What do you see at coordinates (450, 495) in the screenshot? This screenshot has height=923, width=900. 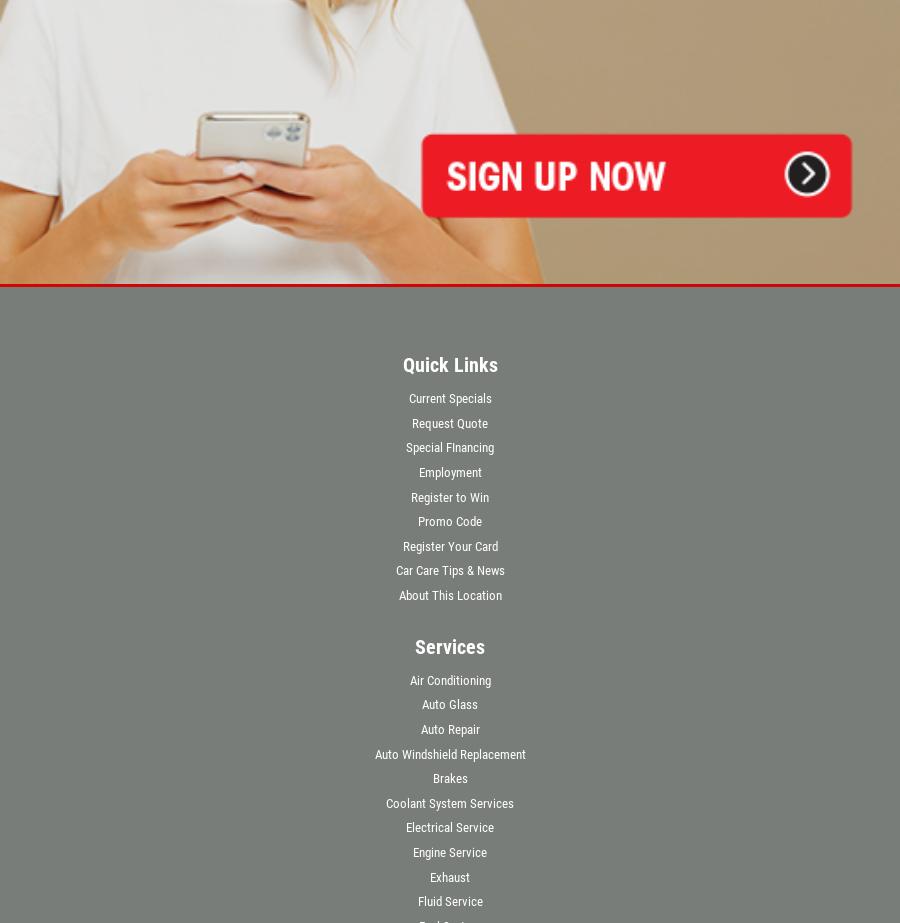 I see `'Register to Win'` at bounding box center [450, 495].